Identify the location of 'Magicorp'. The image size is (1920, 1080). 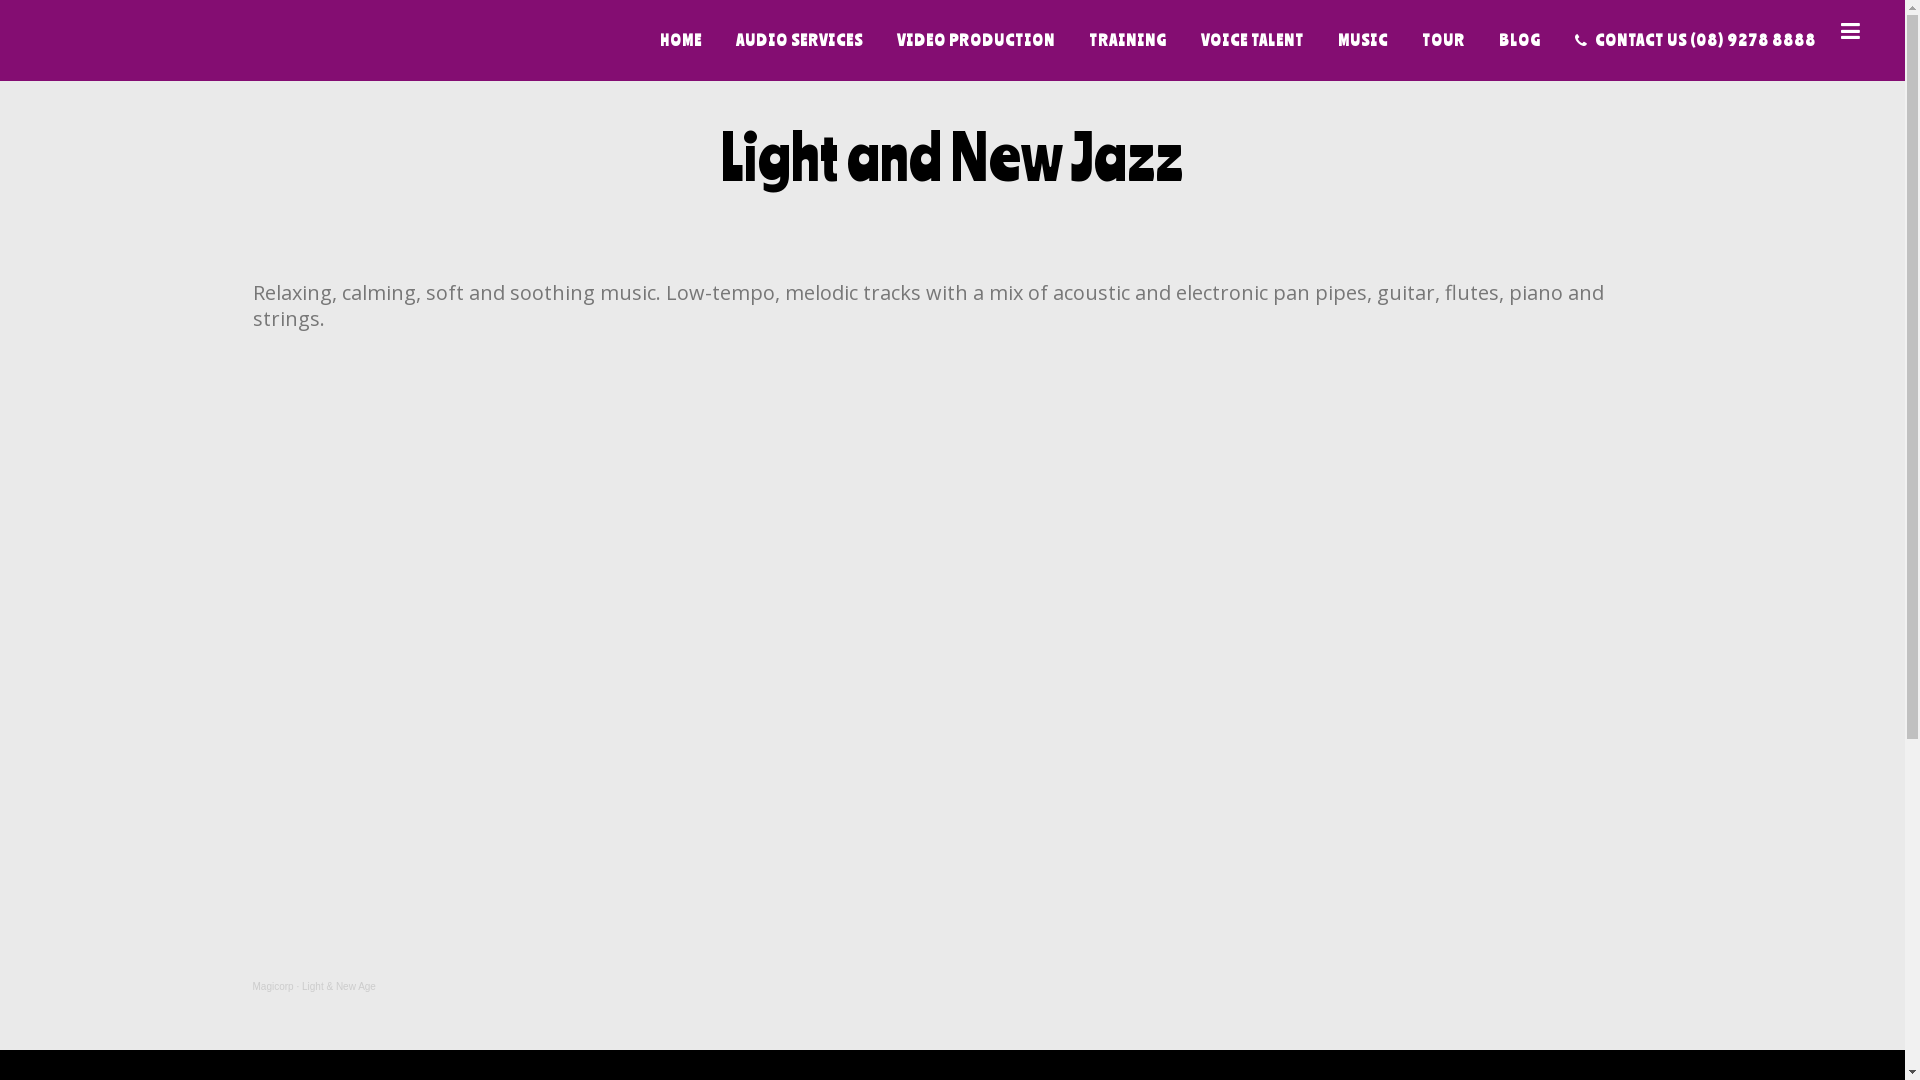
(271, 985).